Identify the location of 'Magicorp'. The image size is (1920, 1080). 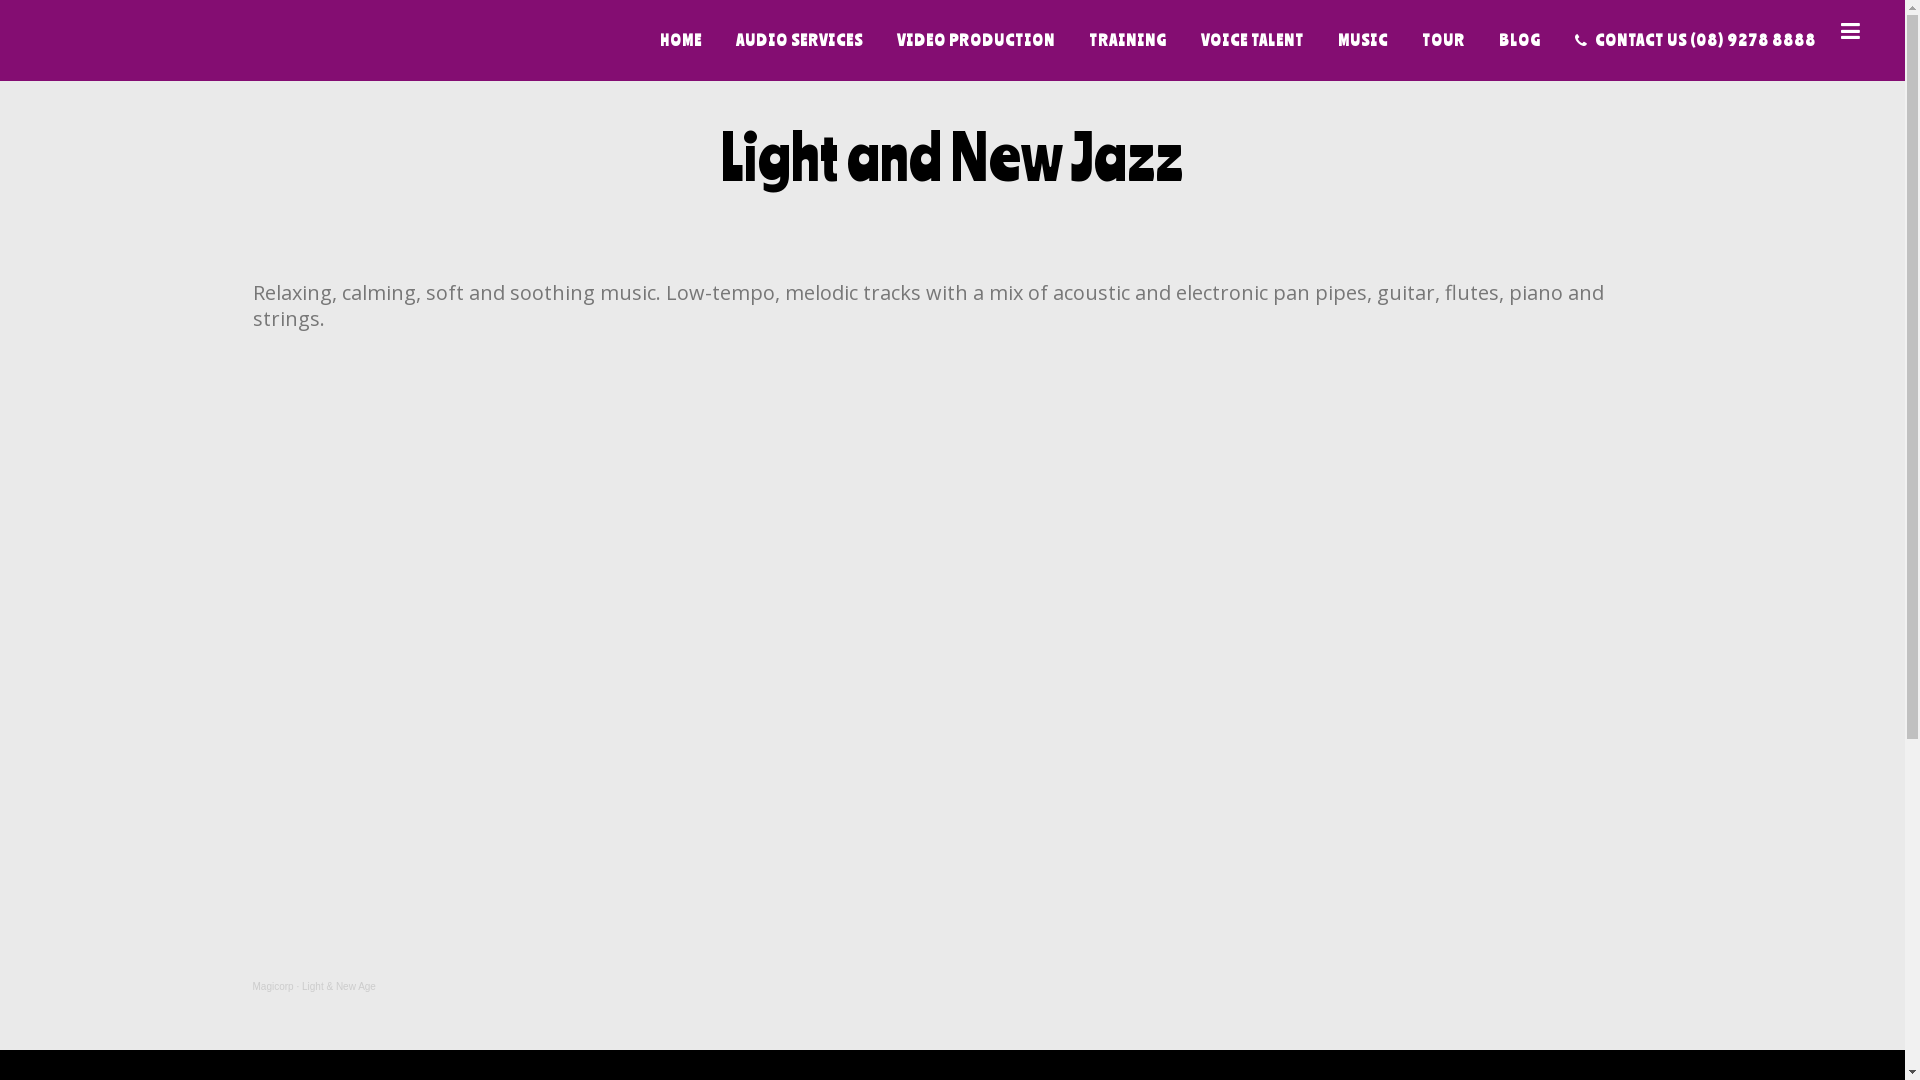
(271, 985).